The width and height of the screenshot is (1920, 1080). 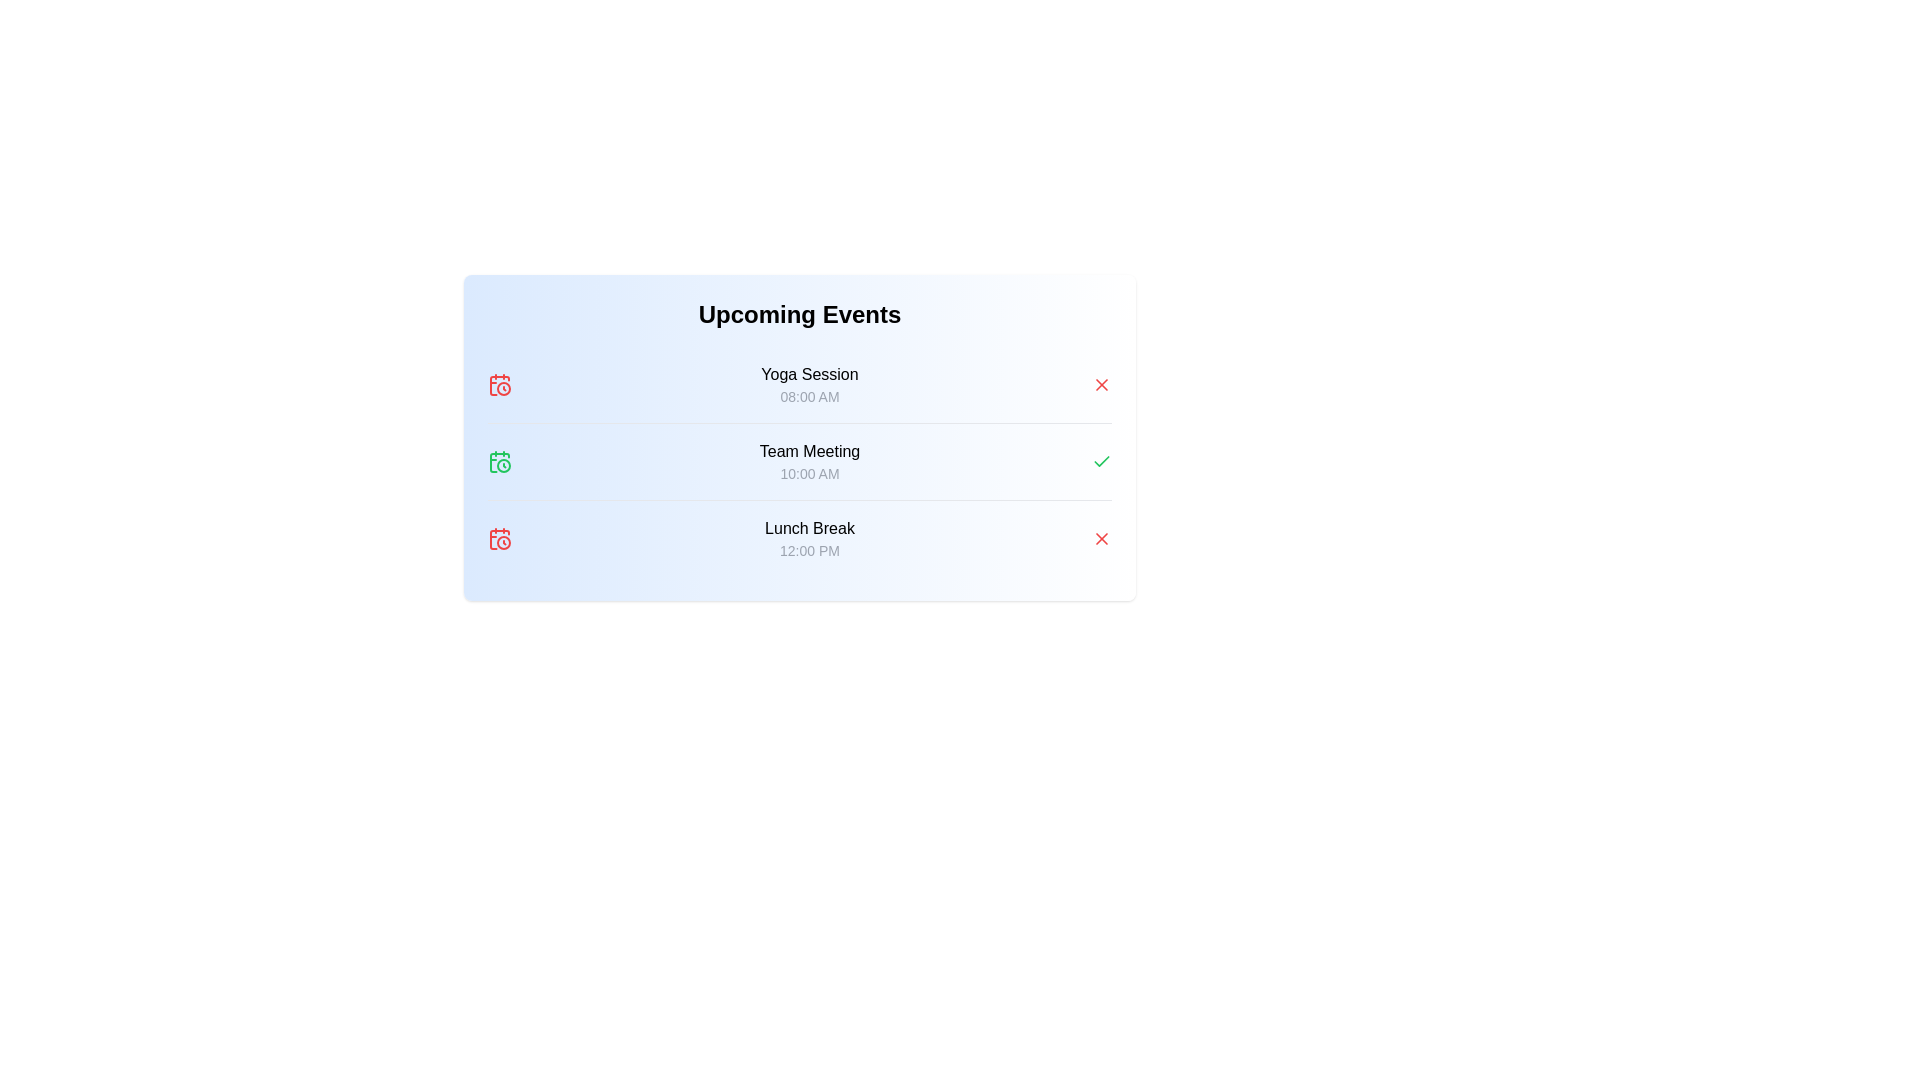 What do you see at coordinates (504, 466) in the screenshot?
I see `the innermost circular graphical element of the clock within the calendar-clock icon, located to the left of the 'Team Meeting' text in the 'Upcoming Events' section` at bounding box center [504, 466].